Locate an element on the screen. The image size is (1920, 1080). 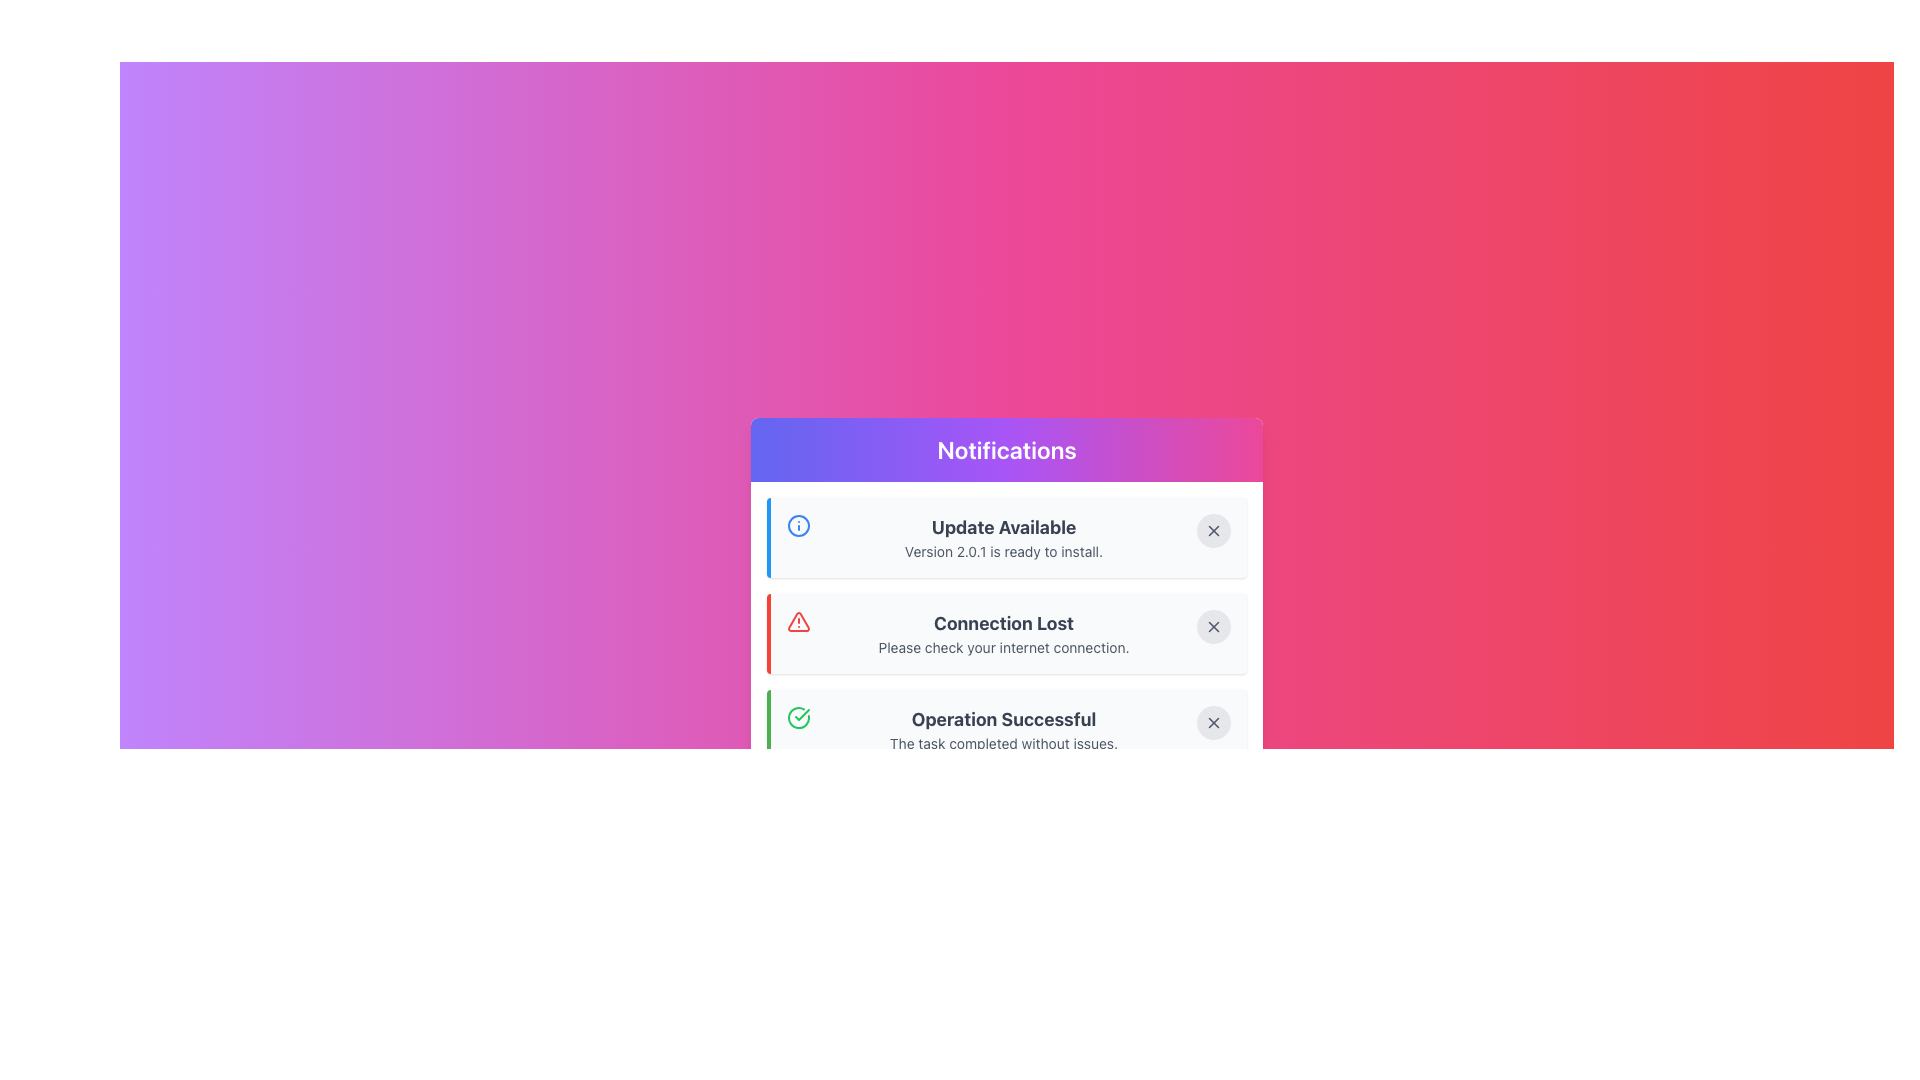
notification message displayed in the text section located within the notification card at the bottom of the notifications stack is located at coordinates (1003, 729).